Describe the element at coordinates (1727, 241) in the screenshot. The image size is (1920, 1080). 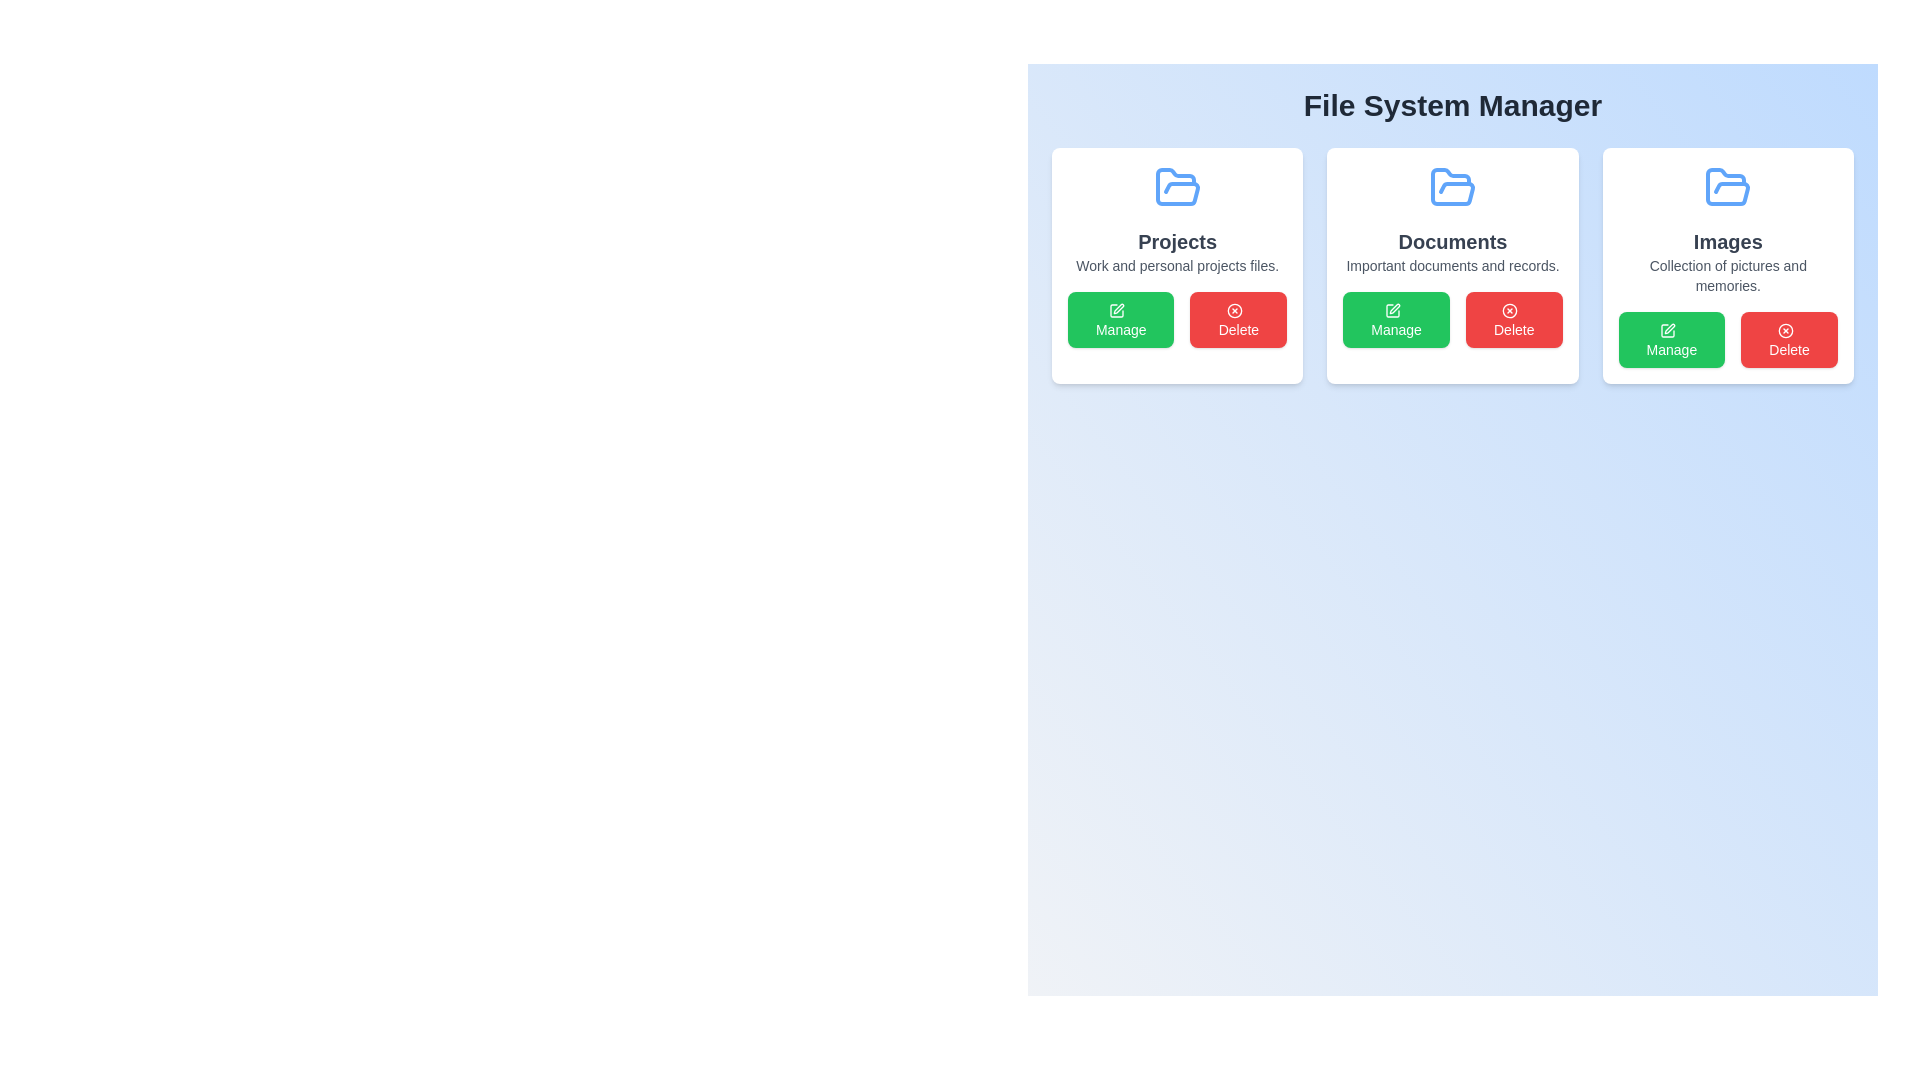
I see `the third bold text label in the File System Manager interface, which serves as a title for the card indicating its relevance to images or picture collections` at that location.